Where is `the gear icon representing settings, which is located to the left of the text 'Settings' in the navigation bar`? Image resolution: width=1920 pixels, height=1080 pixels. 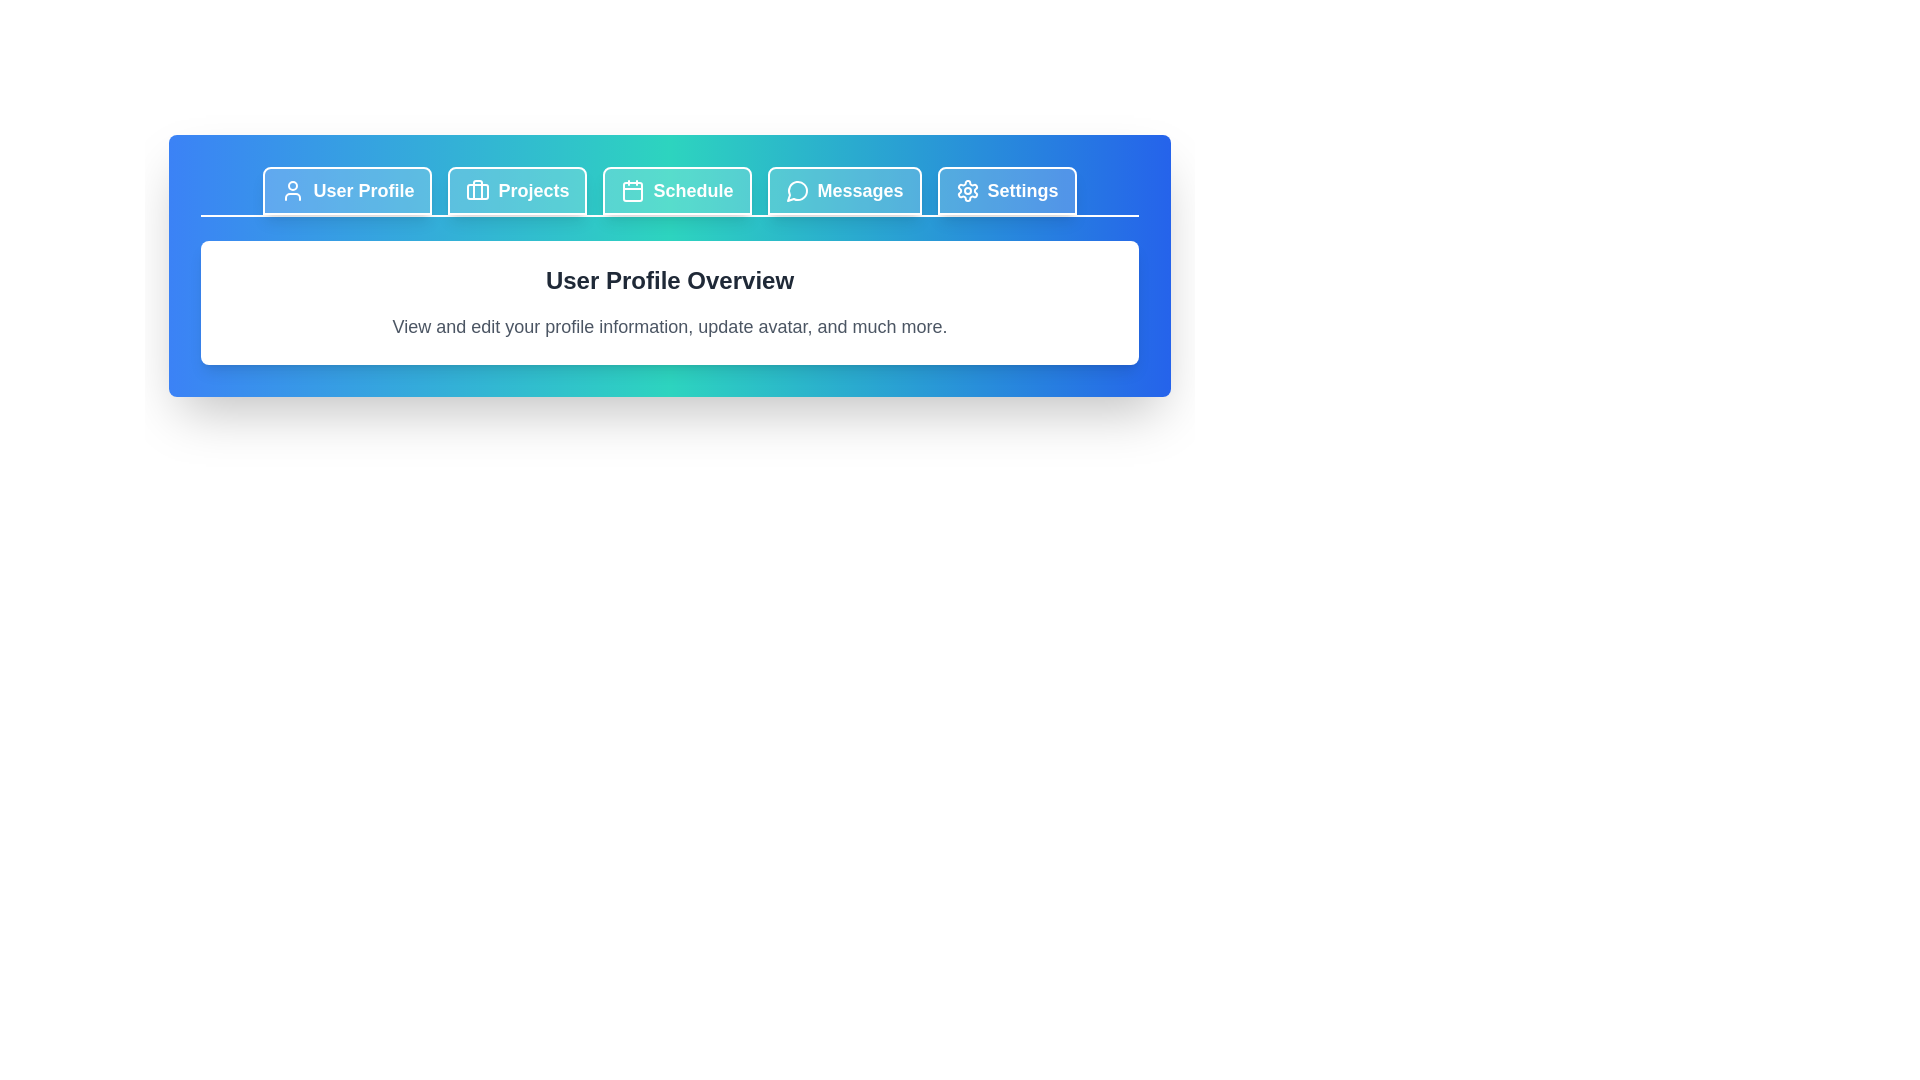
the gear icon representing settings, which is located to the left of the text 'Settings' in the navigation bar is located at coordinates (967, 191).